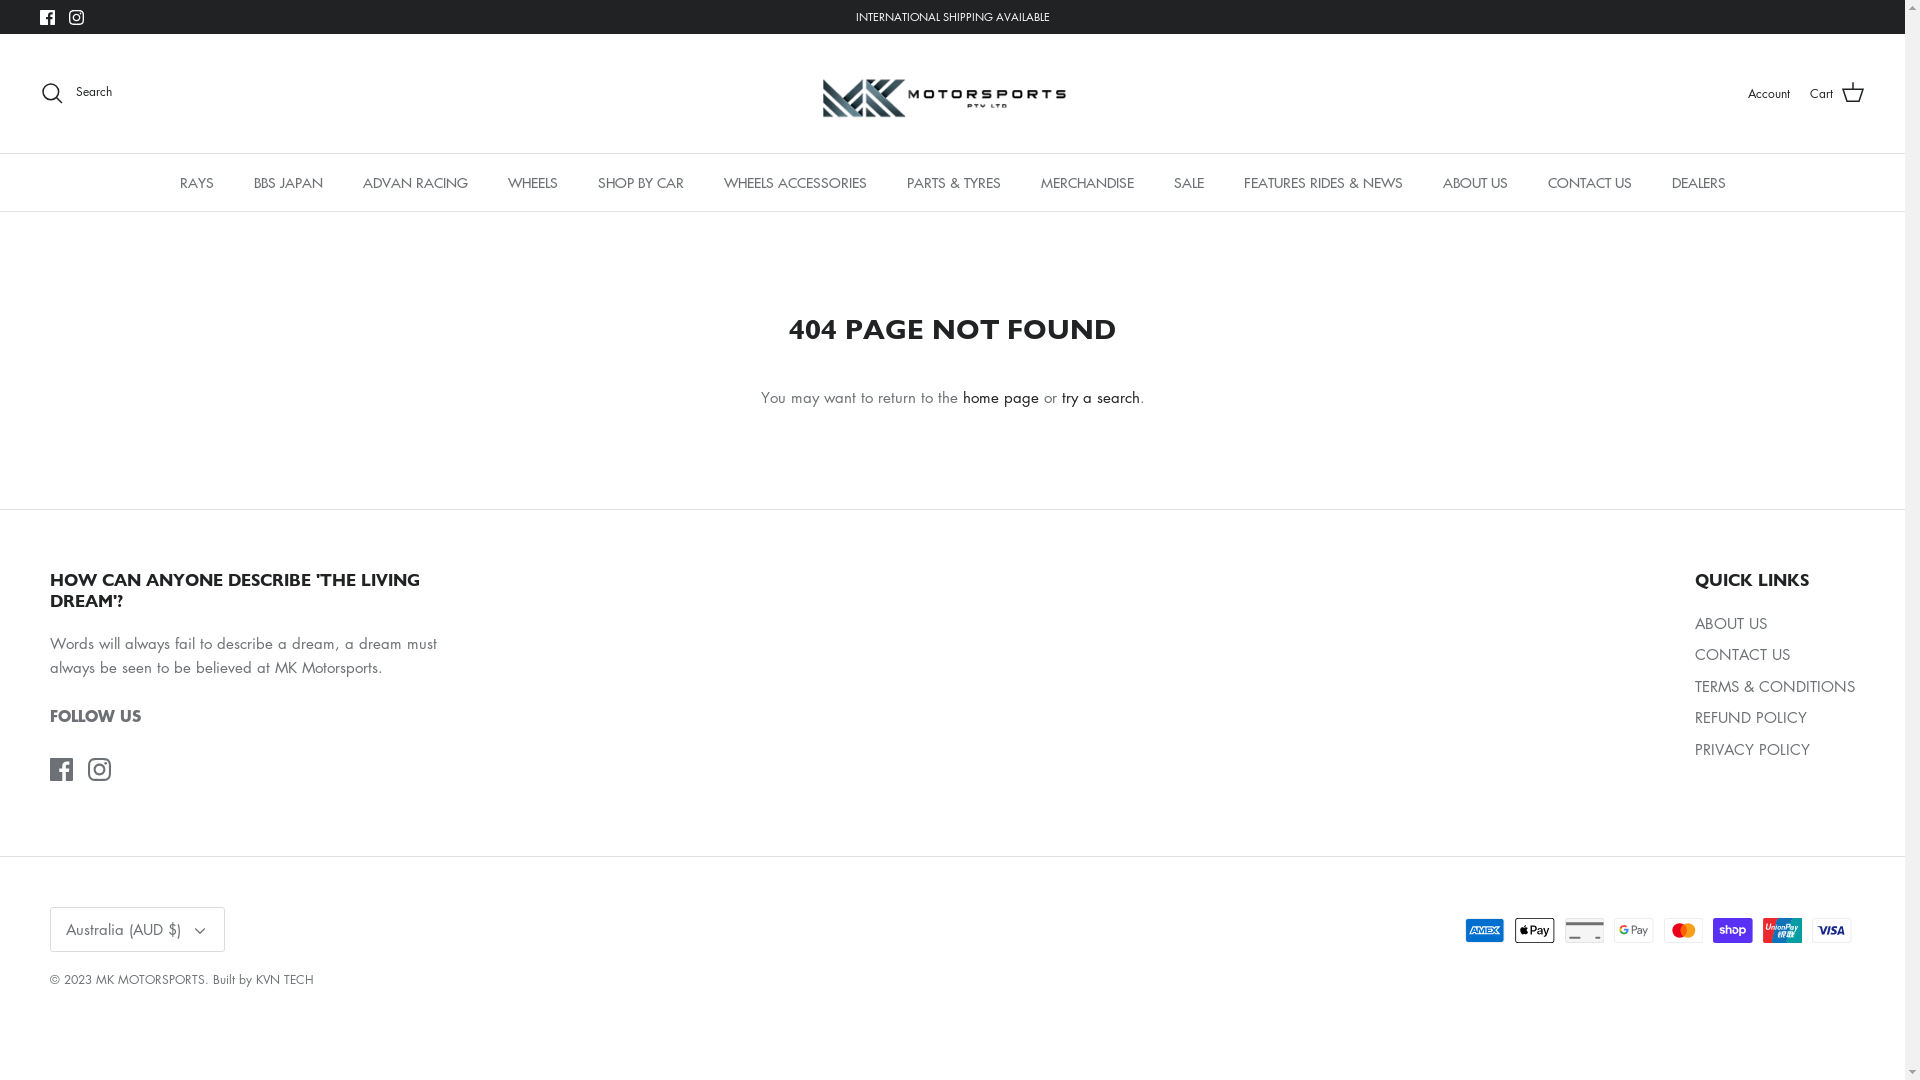 The width and height of the screenshot is (1920, 1080). I want to click on 'REFUND POLICY', so click(1750, 716).